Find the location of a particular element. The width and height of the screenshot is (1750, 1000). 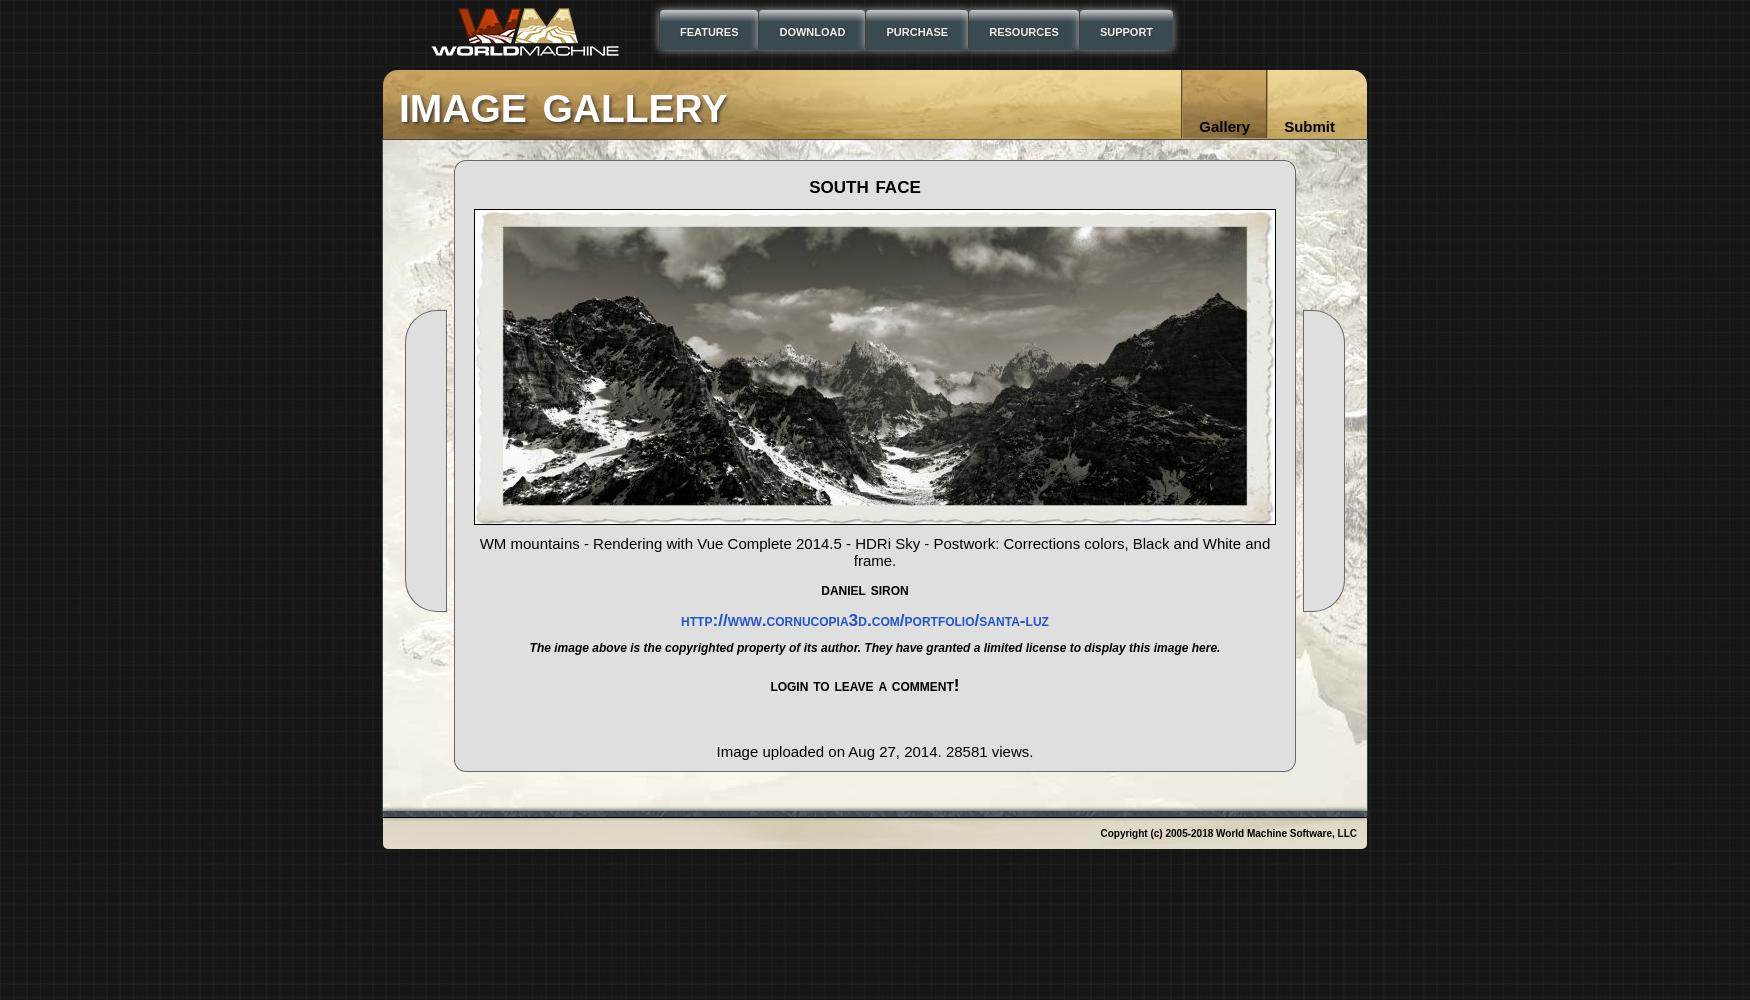

'WM mountains - Rendering with Vue Complete 2014.5 - HDRi Sky - Postwork: Corrections colors, Black and White and frame.' is located at coordinates (874, 552).